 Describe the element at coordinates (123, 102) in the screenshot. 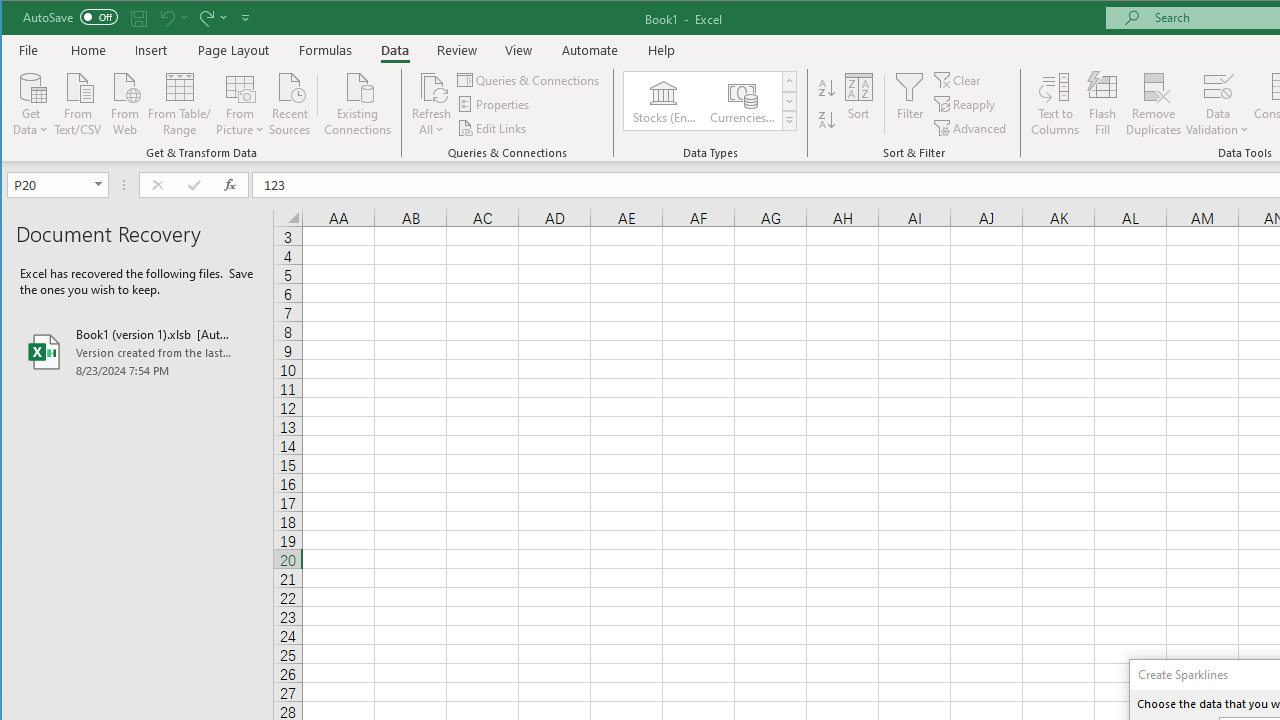

I see `'From Web'` at that location.